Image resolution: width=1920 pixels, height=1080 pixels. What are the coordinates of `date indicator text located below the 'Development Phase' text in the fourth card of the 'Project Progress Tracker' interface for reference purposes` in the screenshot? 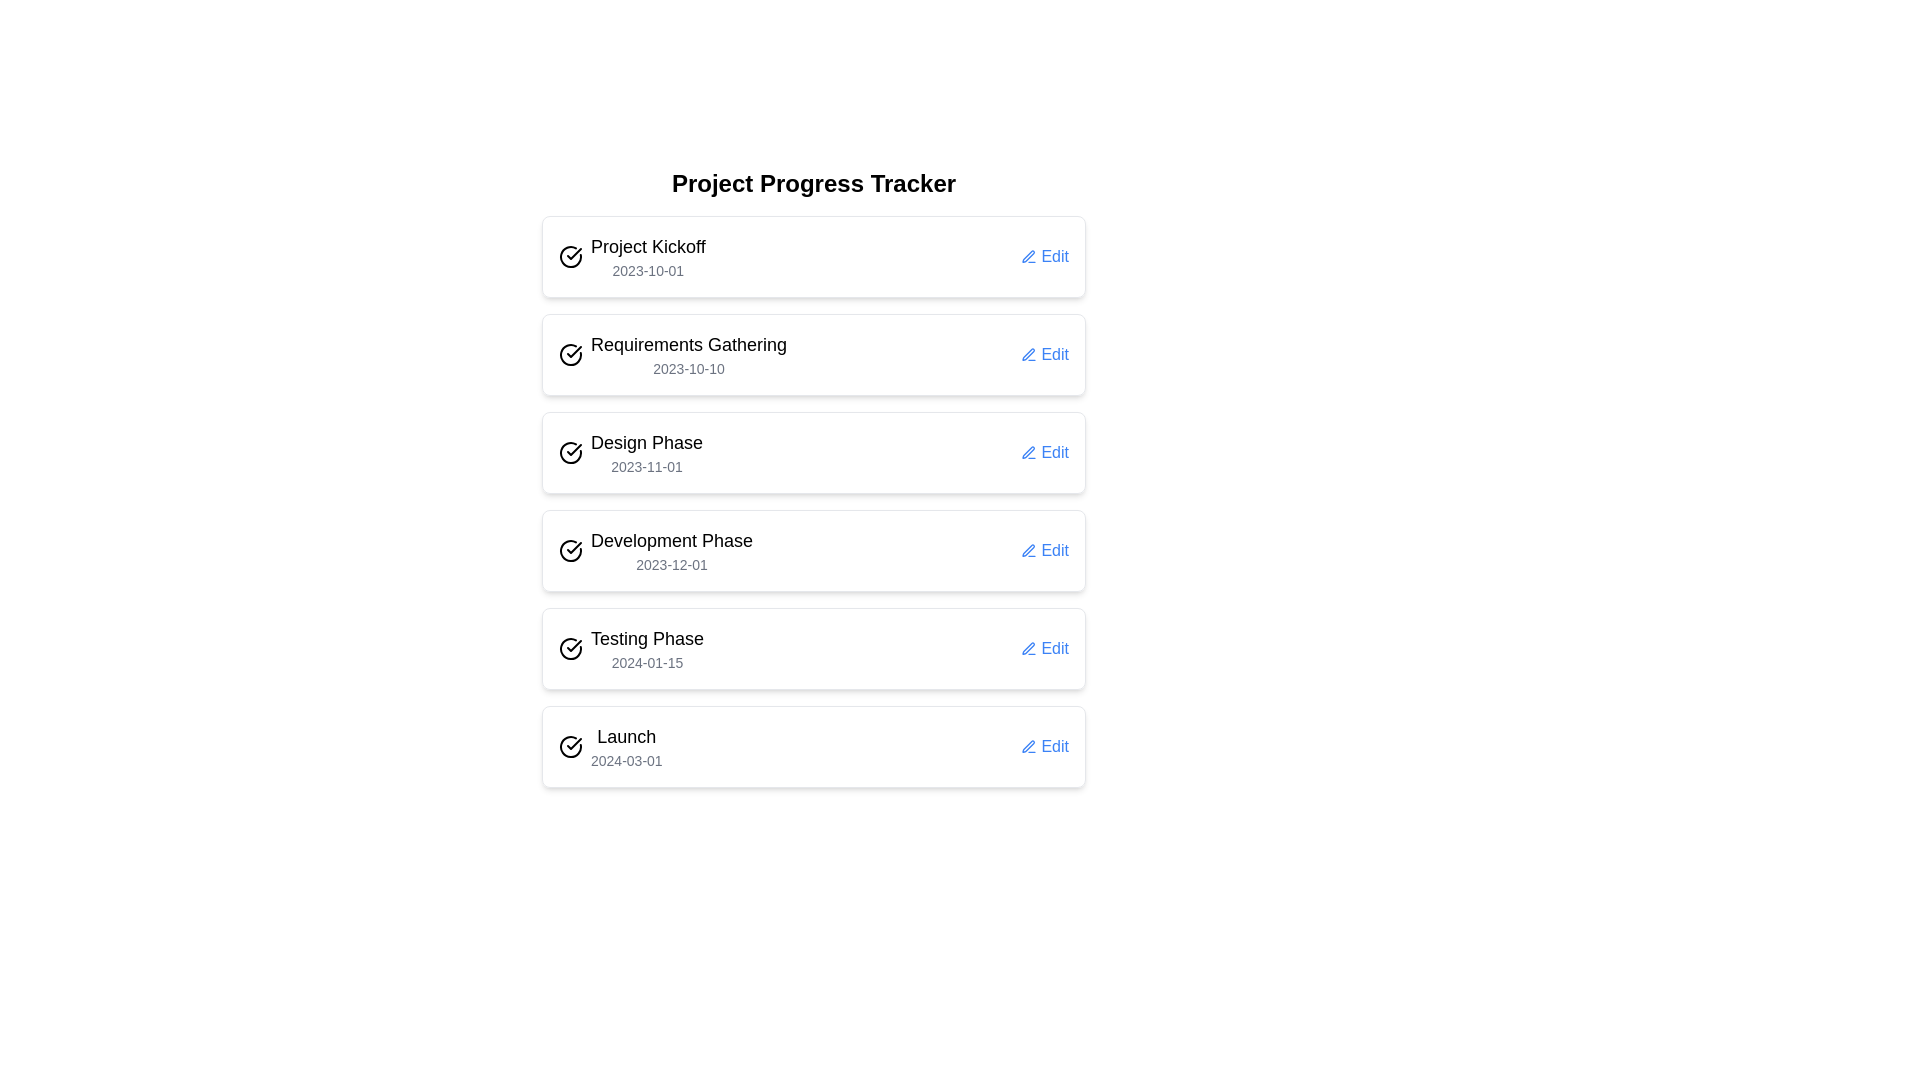 It's located at (672, 564).